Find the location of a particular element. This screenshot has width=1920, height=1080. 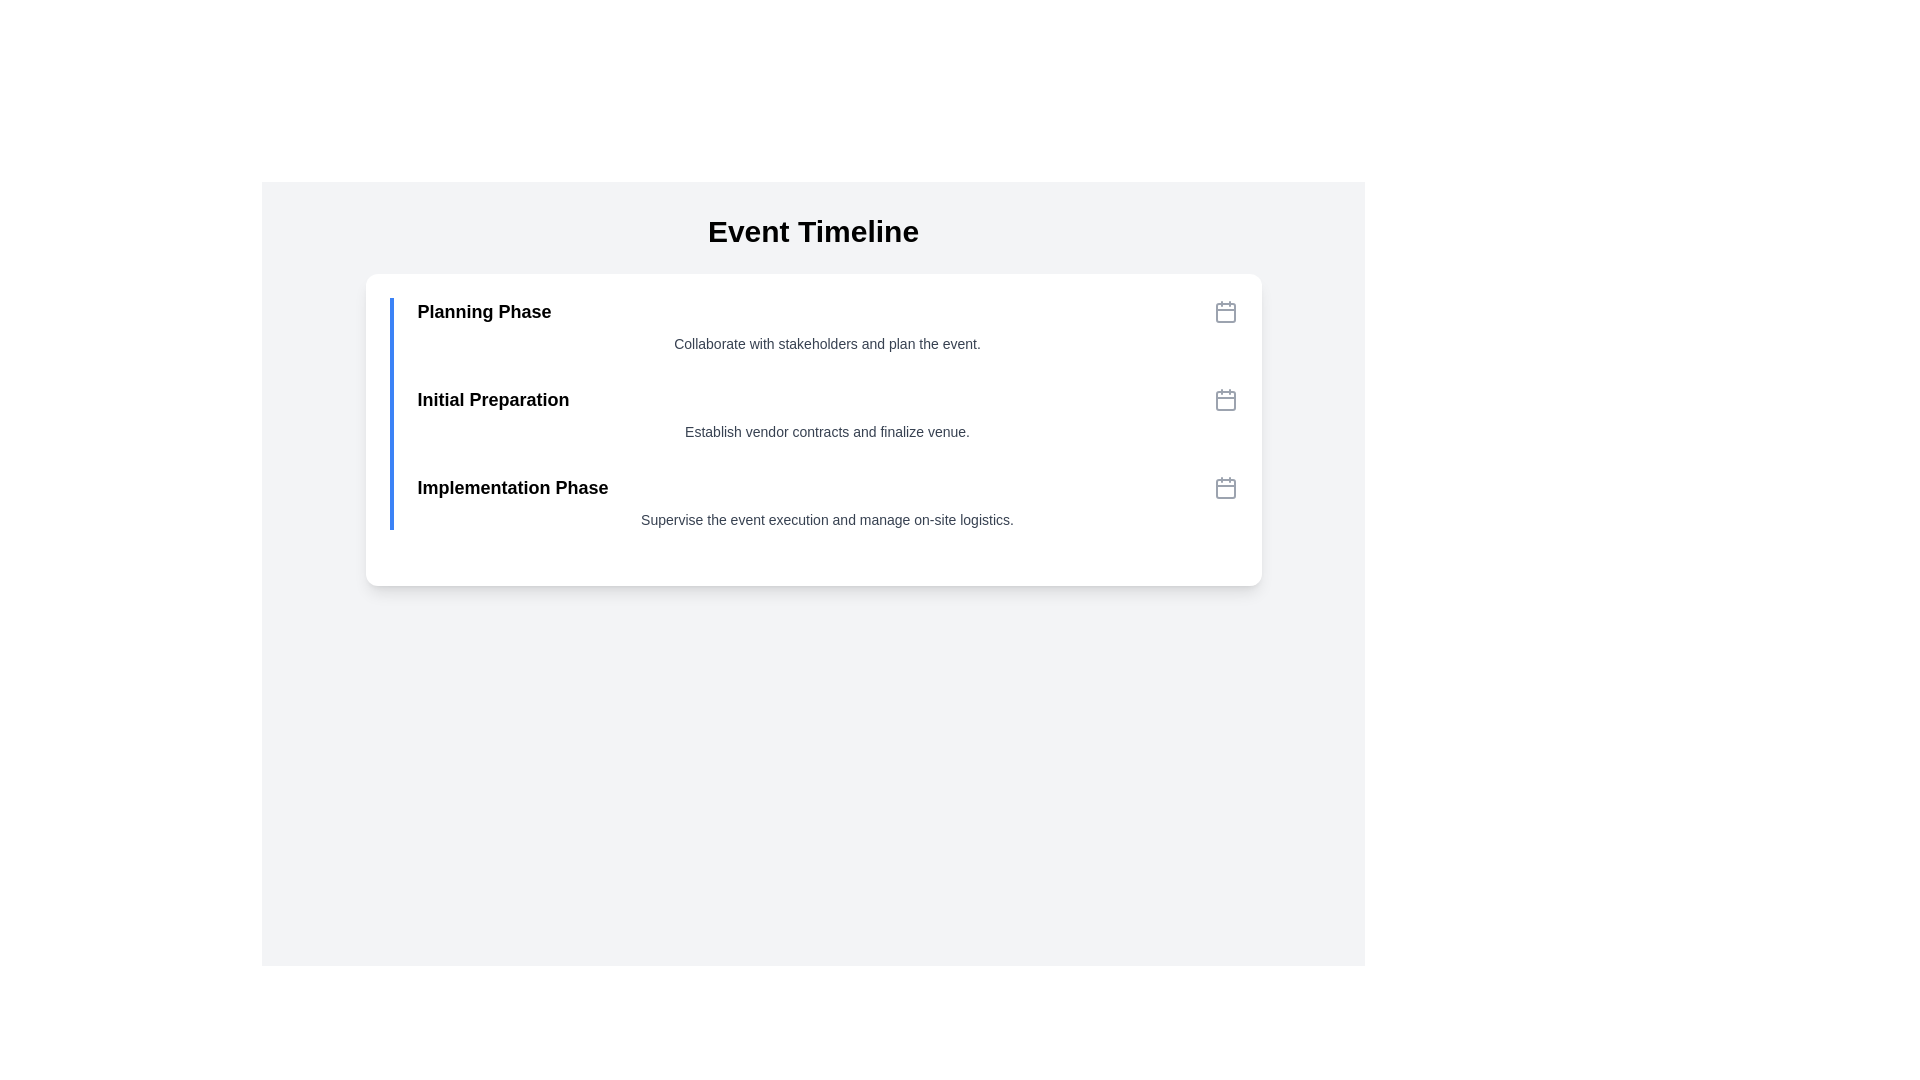

the visual indicator located to the left of the 'Planning Phase' title is located at coordinates (393, 305).